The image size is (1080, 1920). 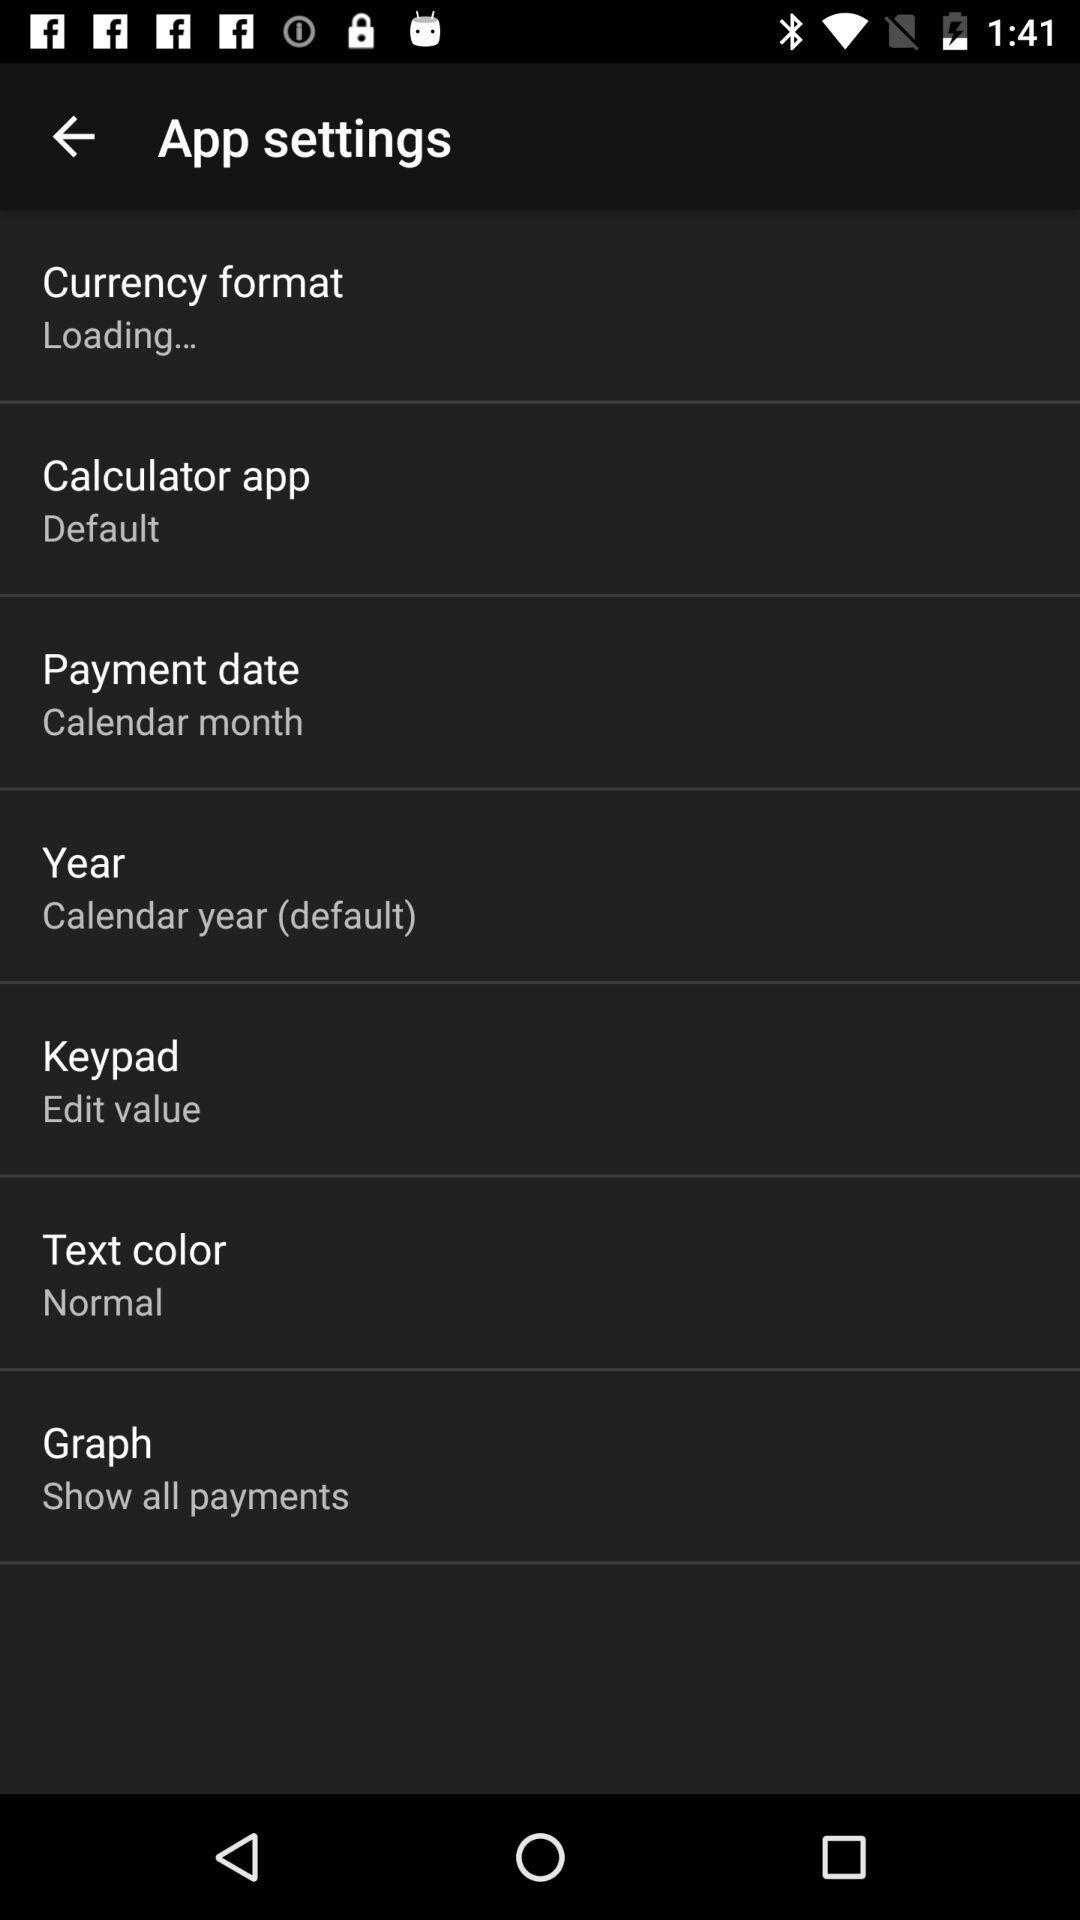 I want to click on the calculator app icon, so click(x=175, y=473).